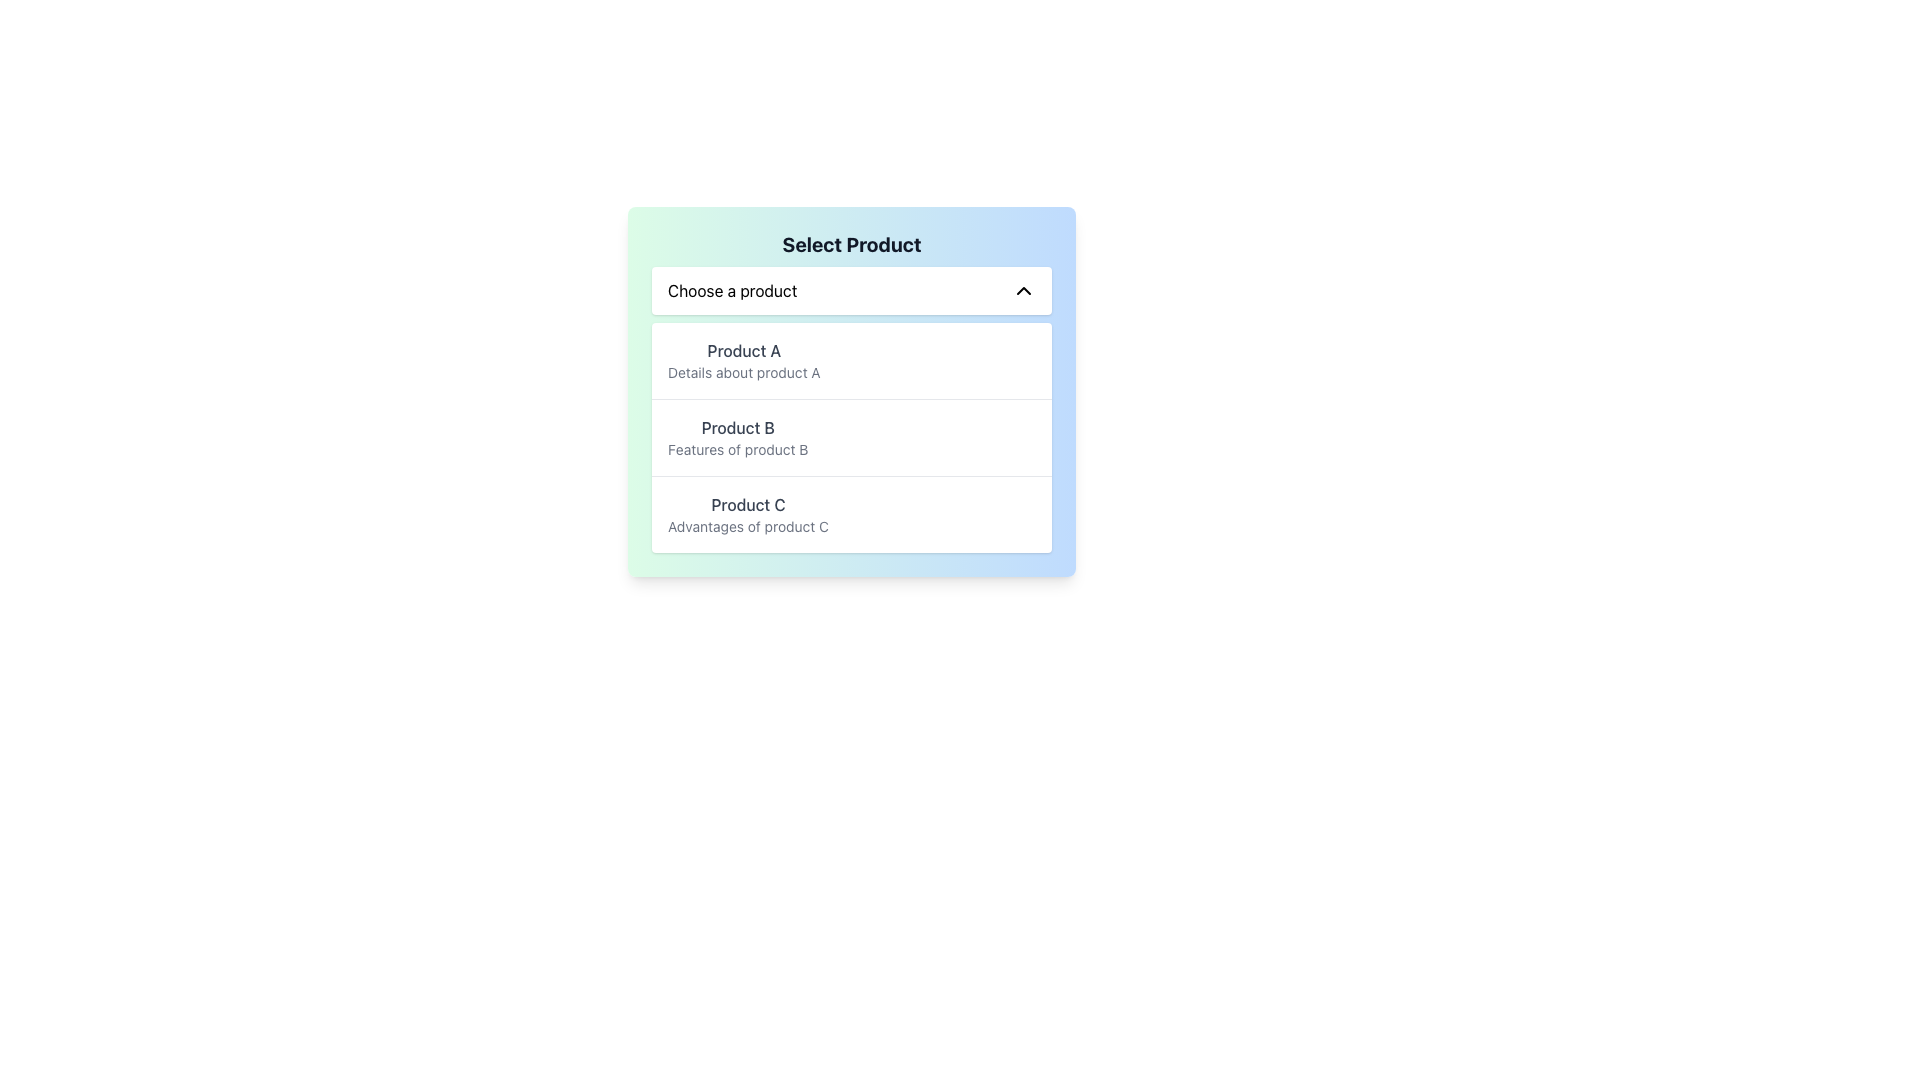 The width and height of the screenshot is (1920, 1080). What do you see at coordinates (731, 290) in the screenshot?
I see `the text label that says 'Choose a product', which is located in the upper section of the dropdown menu, to the left of the downward-facing chevron icon` at bounding box center [731, 290].